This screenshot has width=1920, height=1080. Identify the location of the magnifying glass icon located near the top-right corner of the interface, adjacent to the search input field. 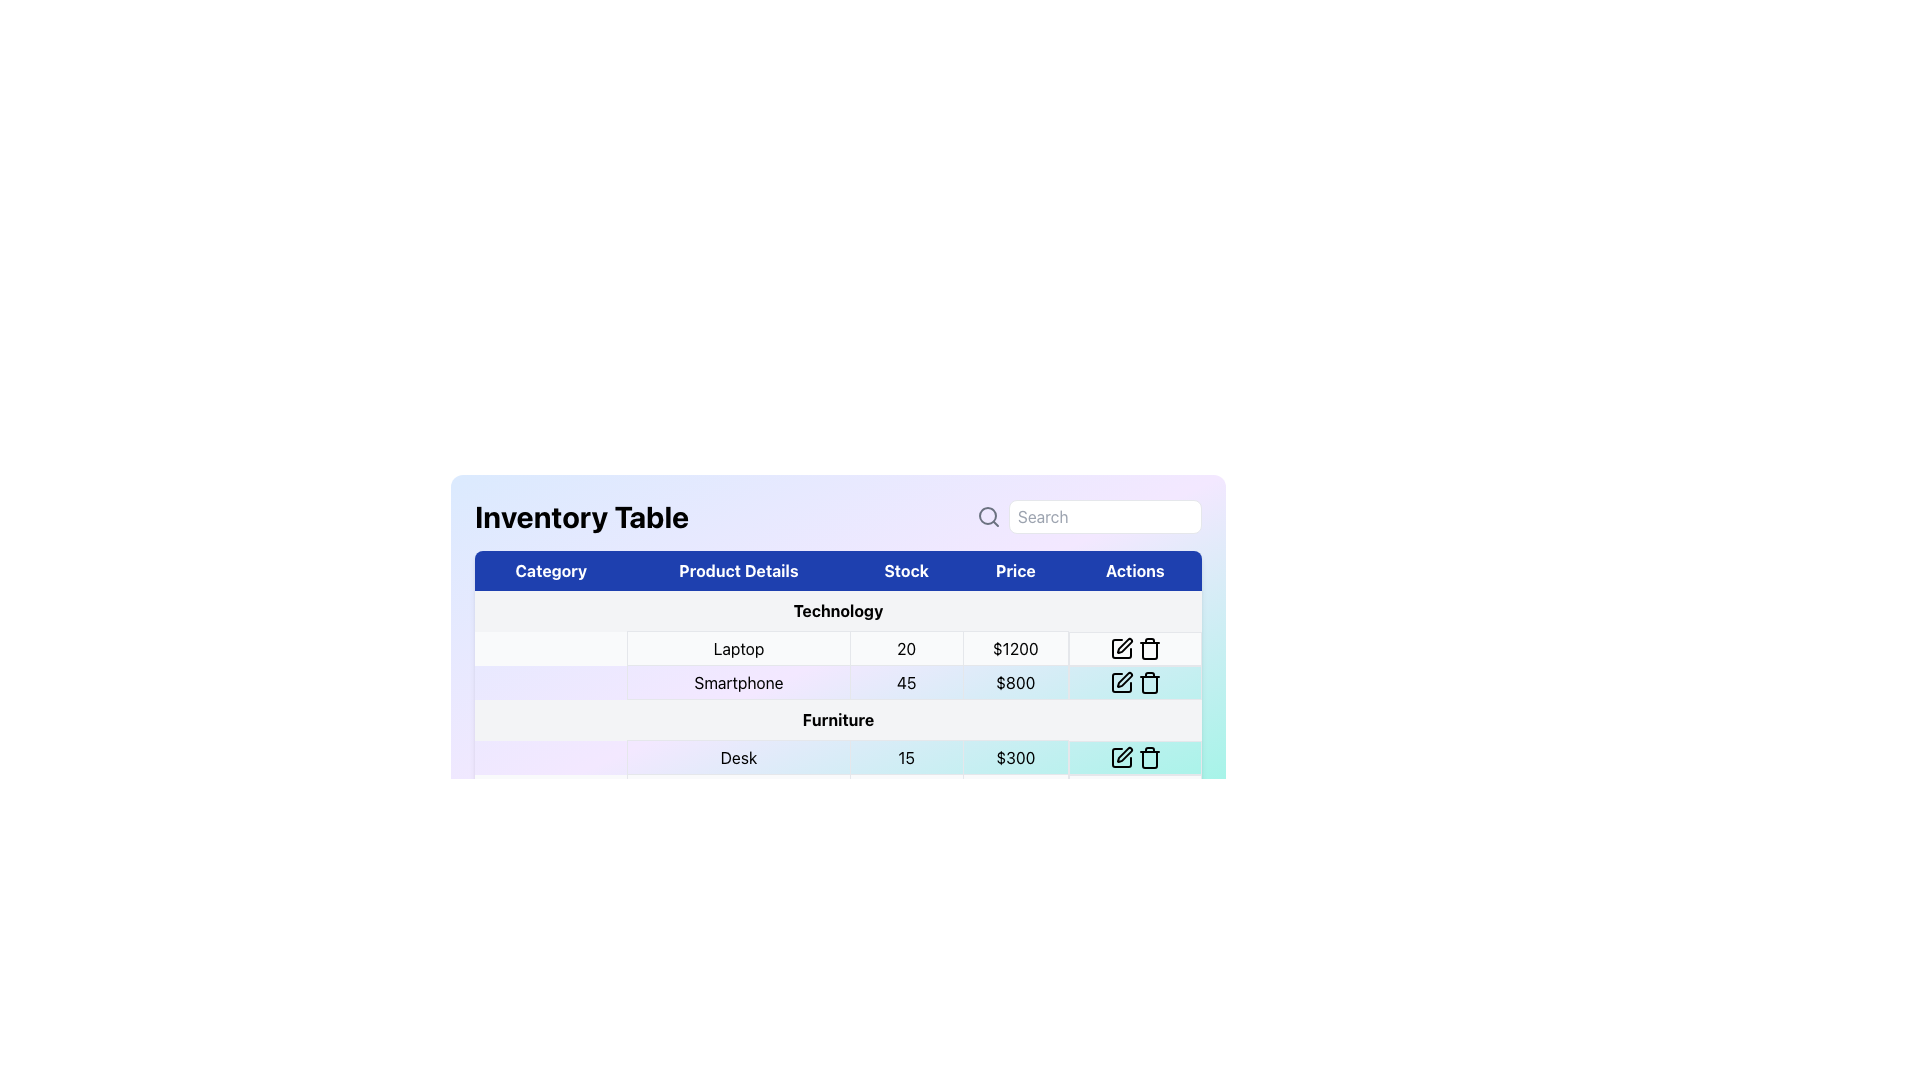
(988, 515).